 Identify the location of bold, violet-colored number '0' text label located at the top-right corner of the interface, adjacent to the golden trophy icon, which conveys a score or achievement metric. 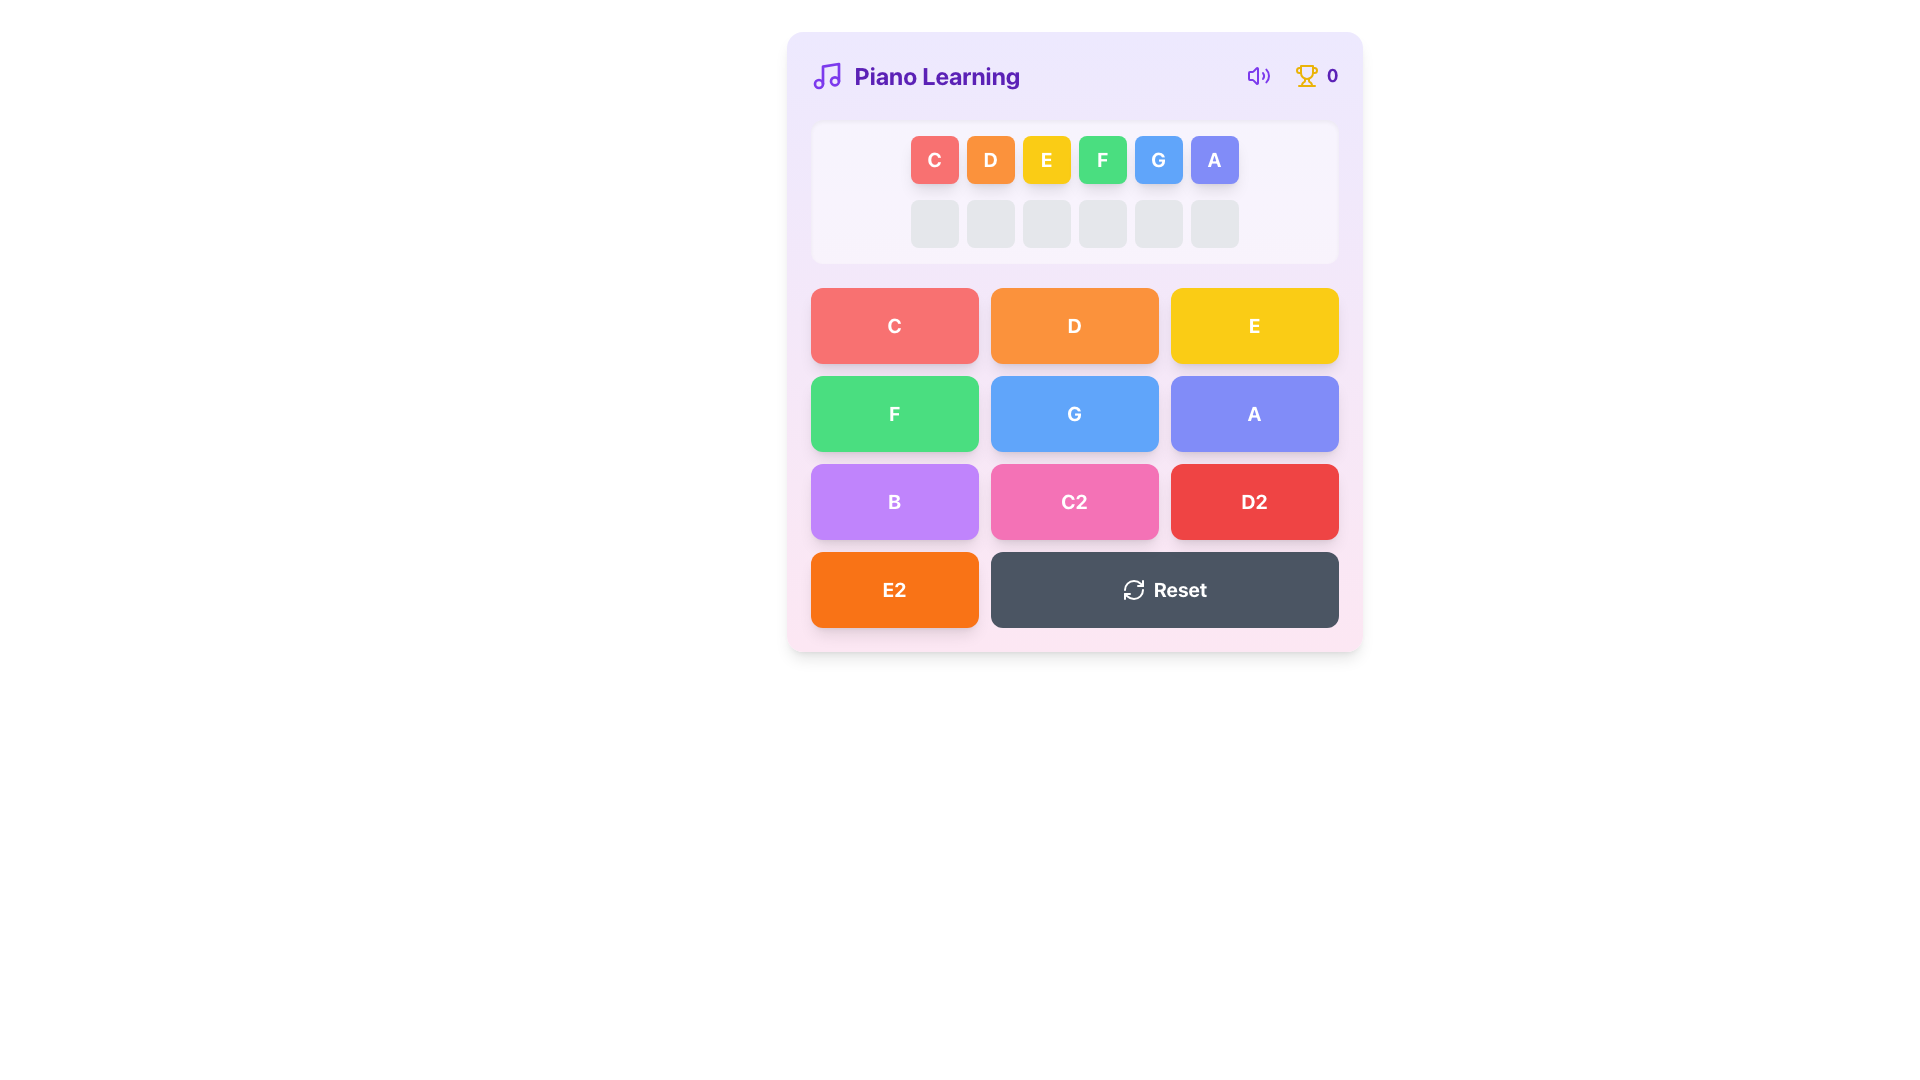
(1316, 75).